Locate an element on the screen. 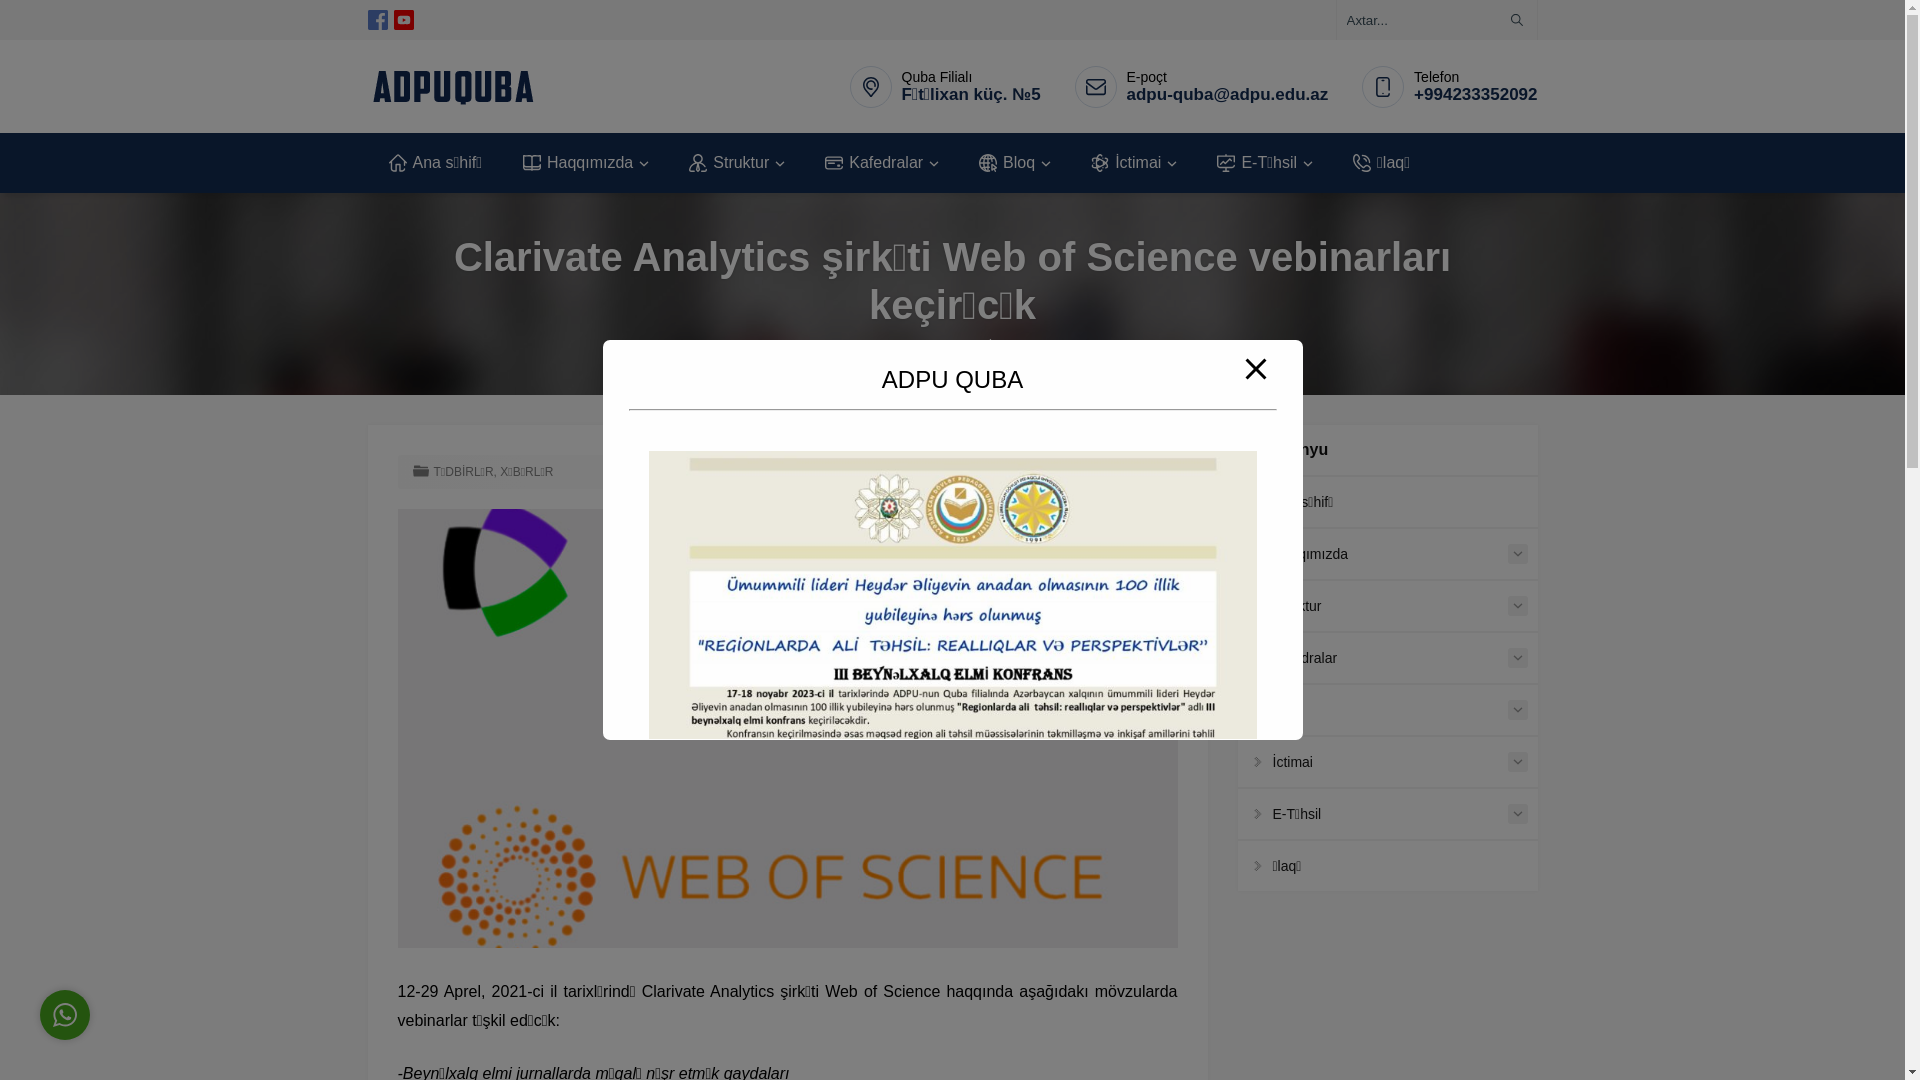  'Kafedralar' is located at coordinates (1386, 656).